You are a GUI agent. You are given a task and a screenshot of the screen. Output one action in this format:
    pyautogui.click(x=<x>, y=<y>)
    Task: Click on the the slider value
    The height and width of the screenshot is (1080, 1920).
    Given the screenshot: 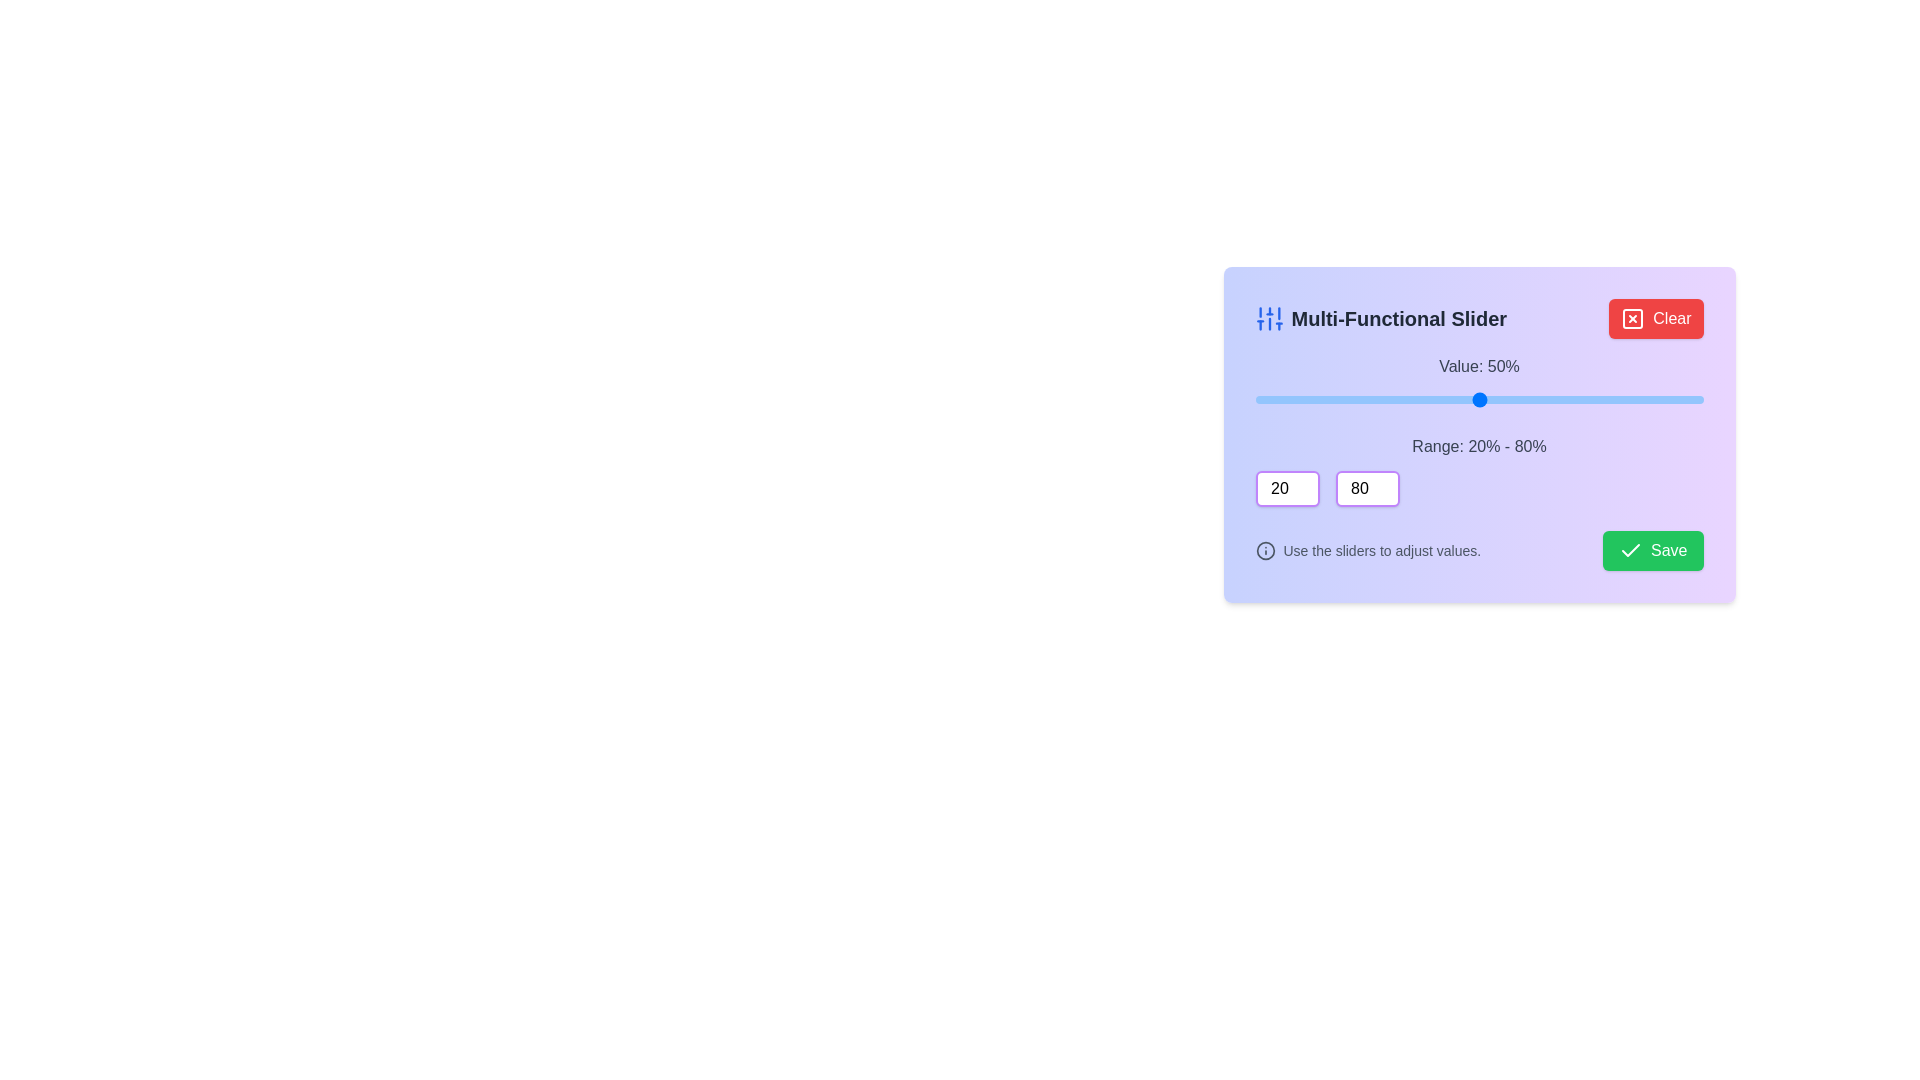 What is the action you would take?
    pyautogui.click(x=1269, y=400)
    